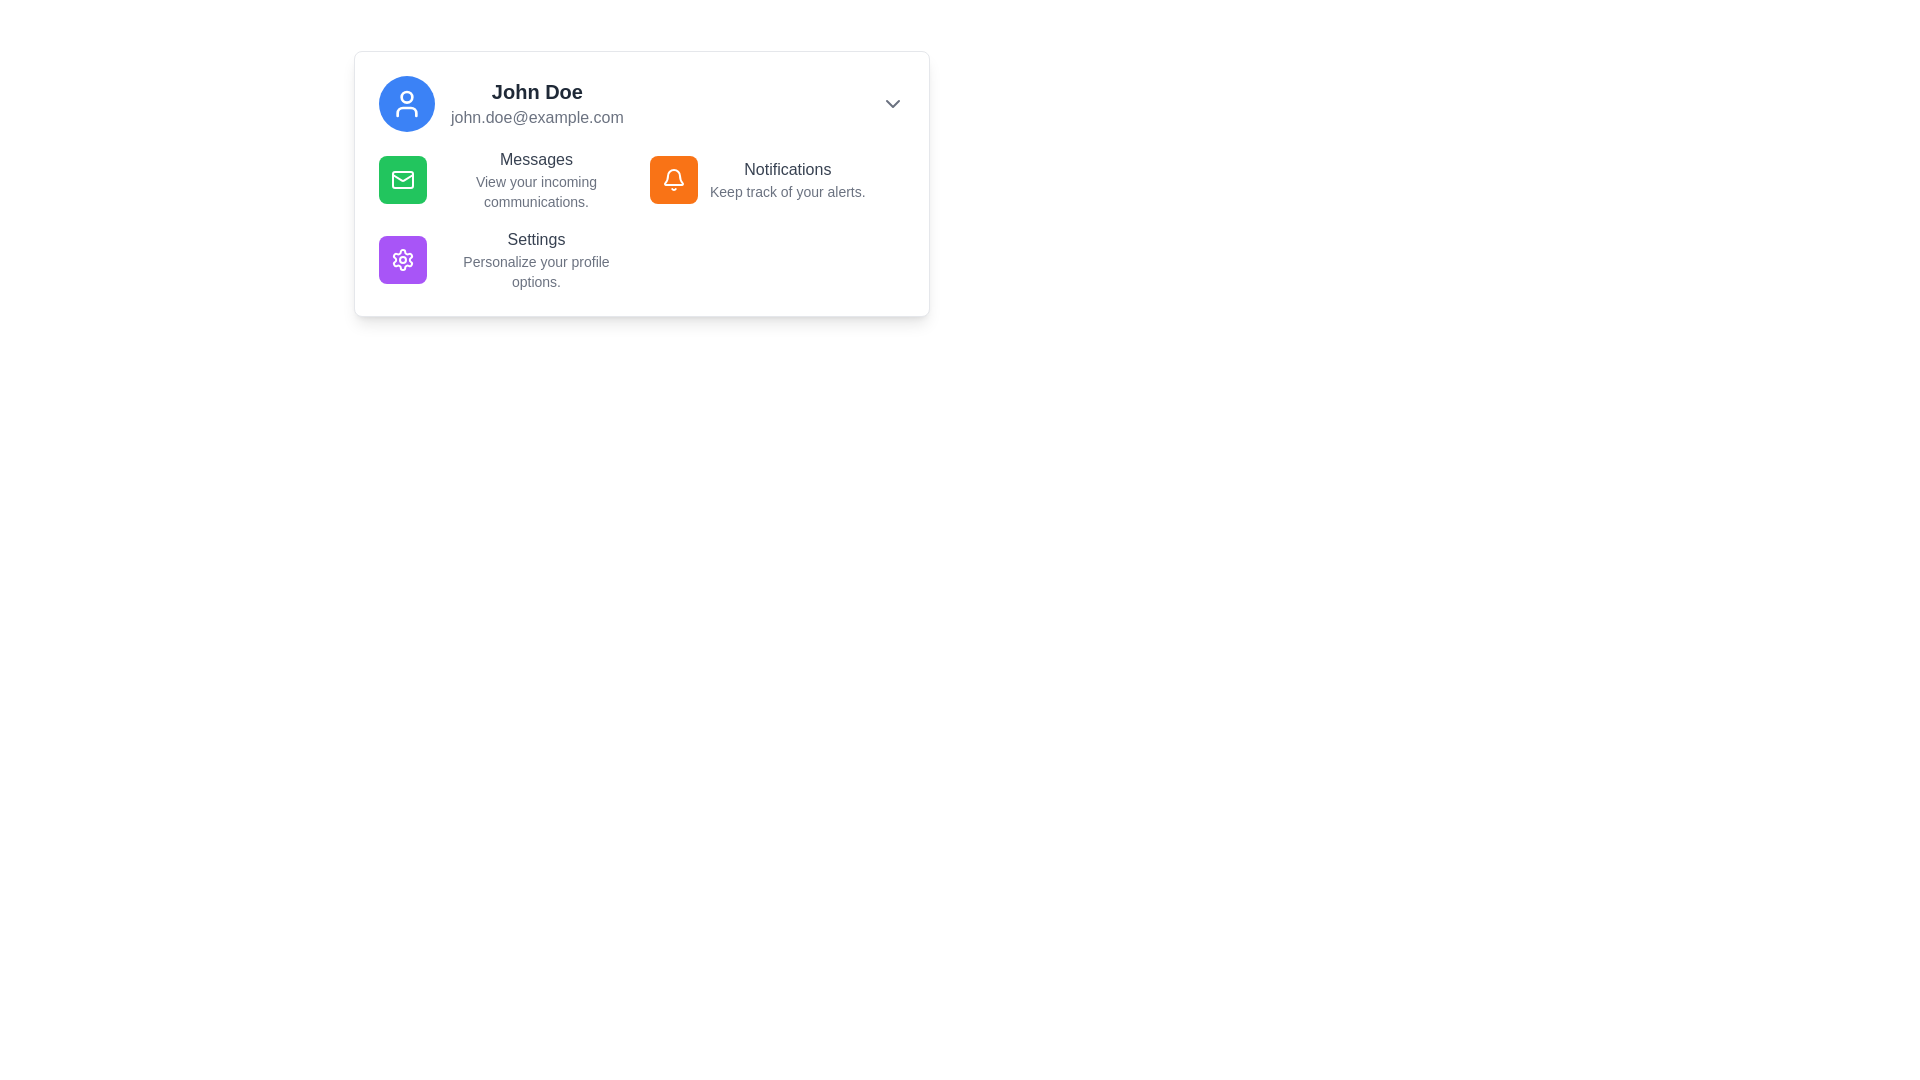  What do you see at coordinates (406, 111) in the screenshot?
I see `vector-based graphic element representing the shoulders and neck of the user icon located at the lower section of the circular avatar icon by clicking on it` at bounding box center [406, 111].